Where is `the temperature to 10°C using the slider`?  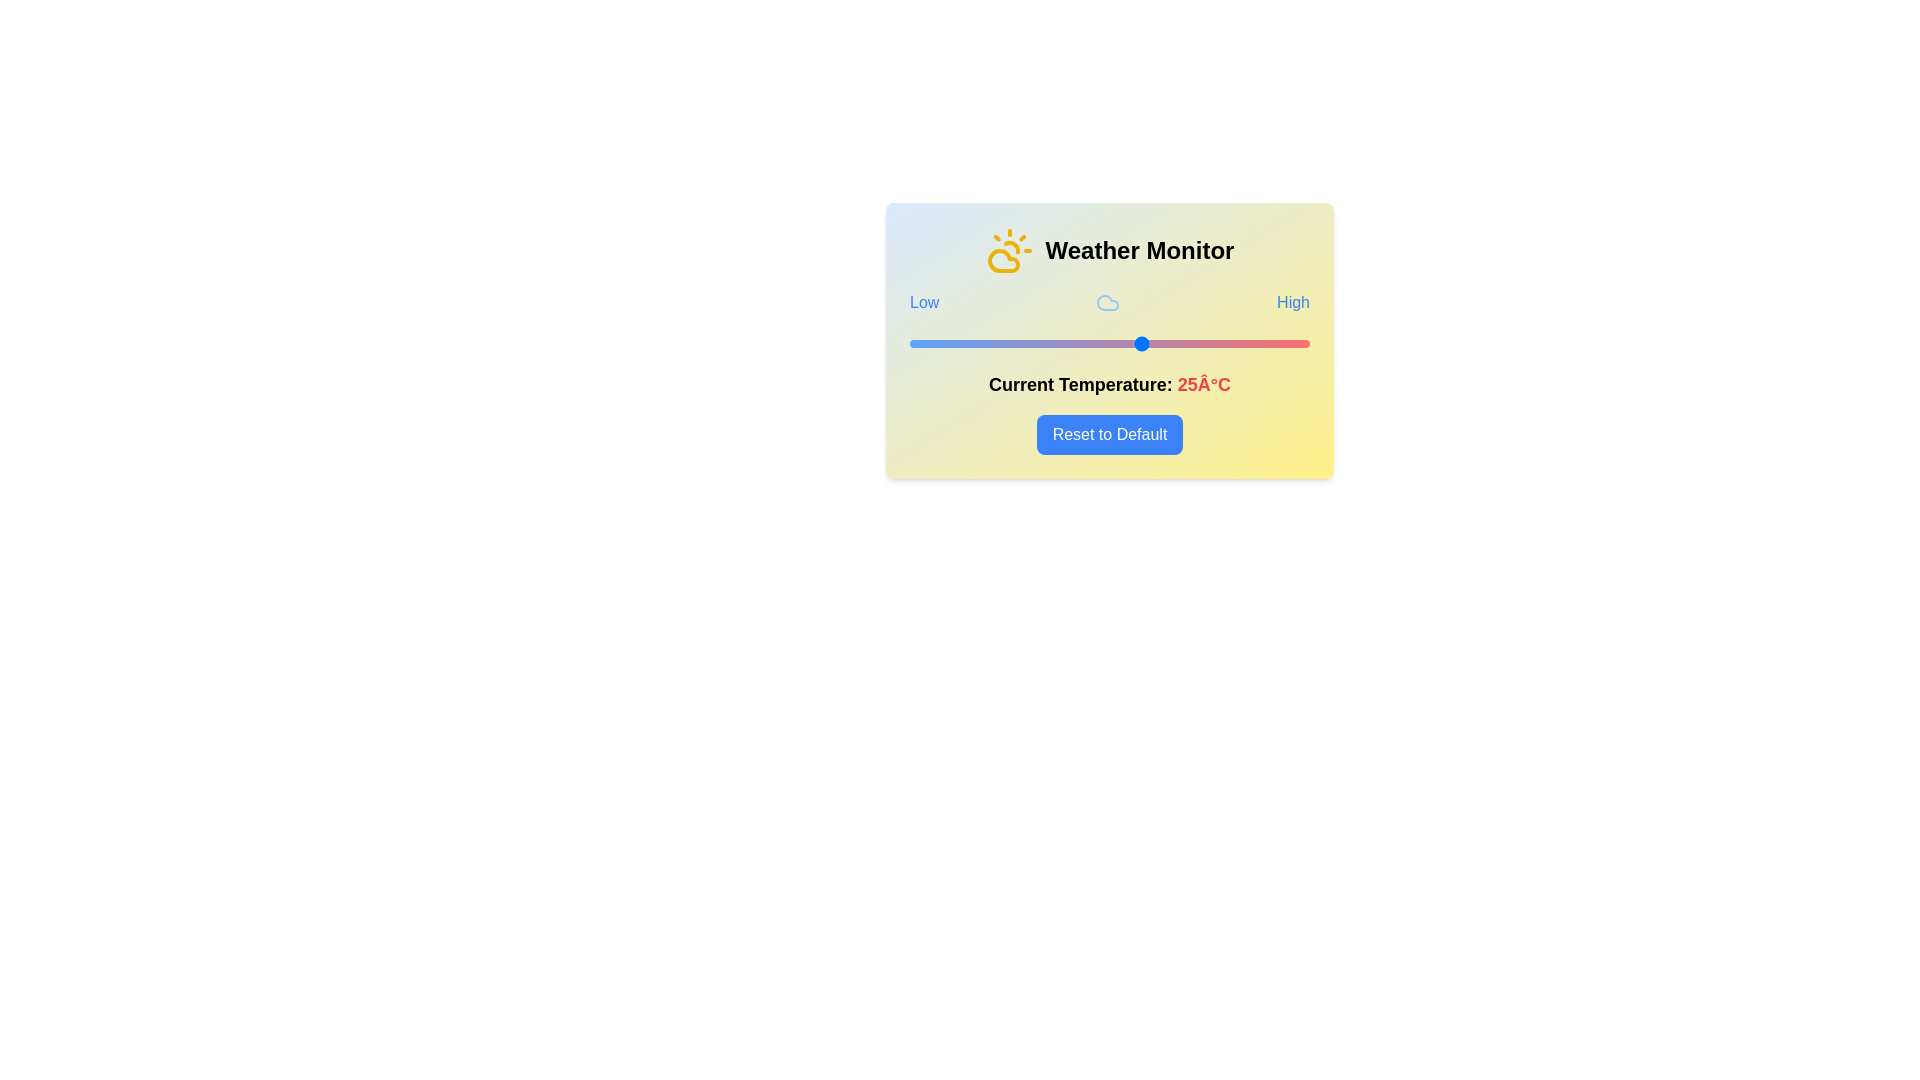 the temperature to 10°C using the slider is located at coordinates (1042, 342).